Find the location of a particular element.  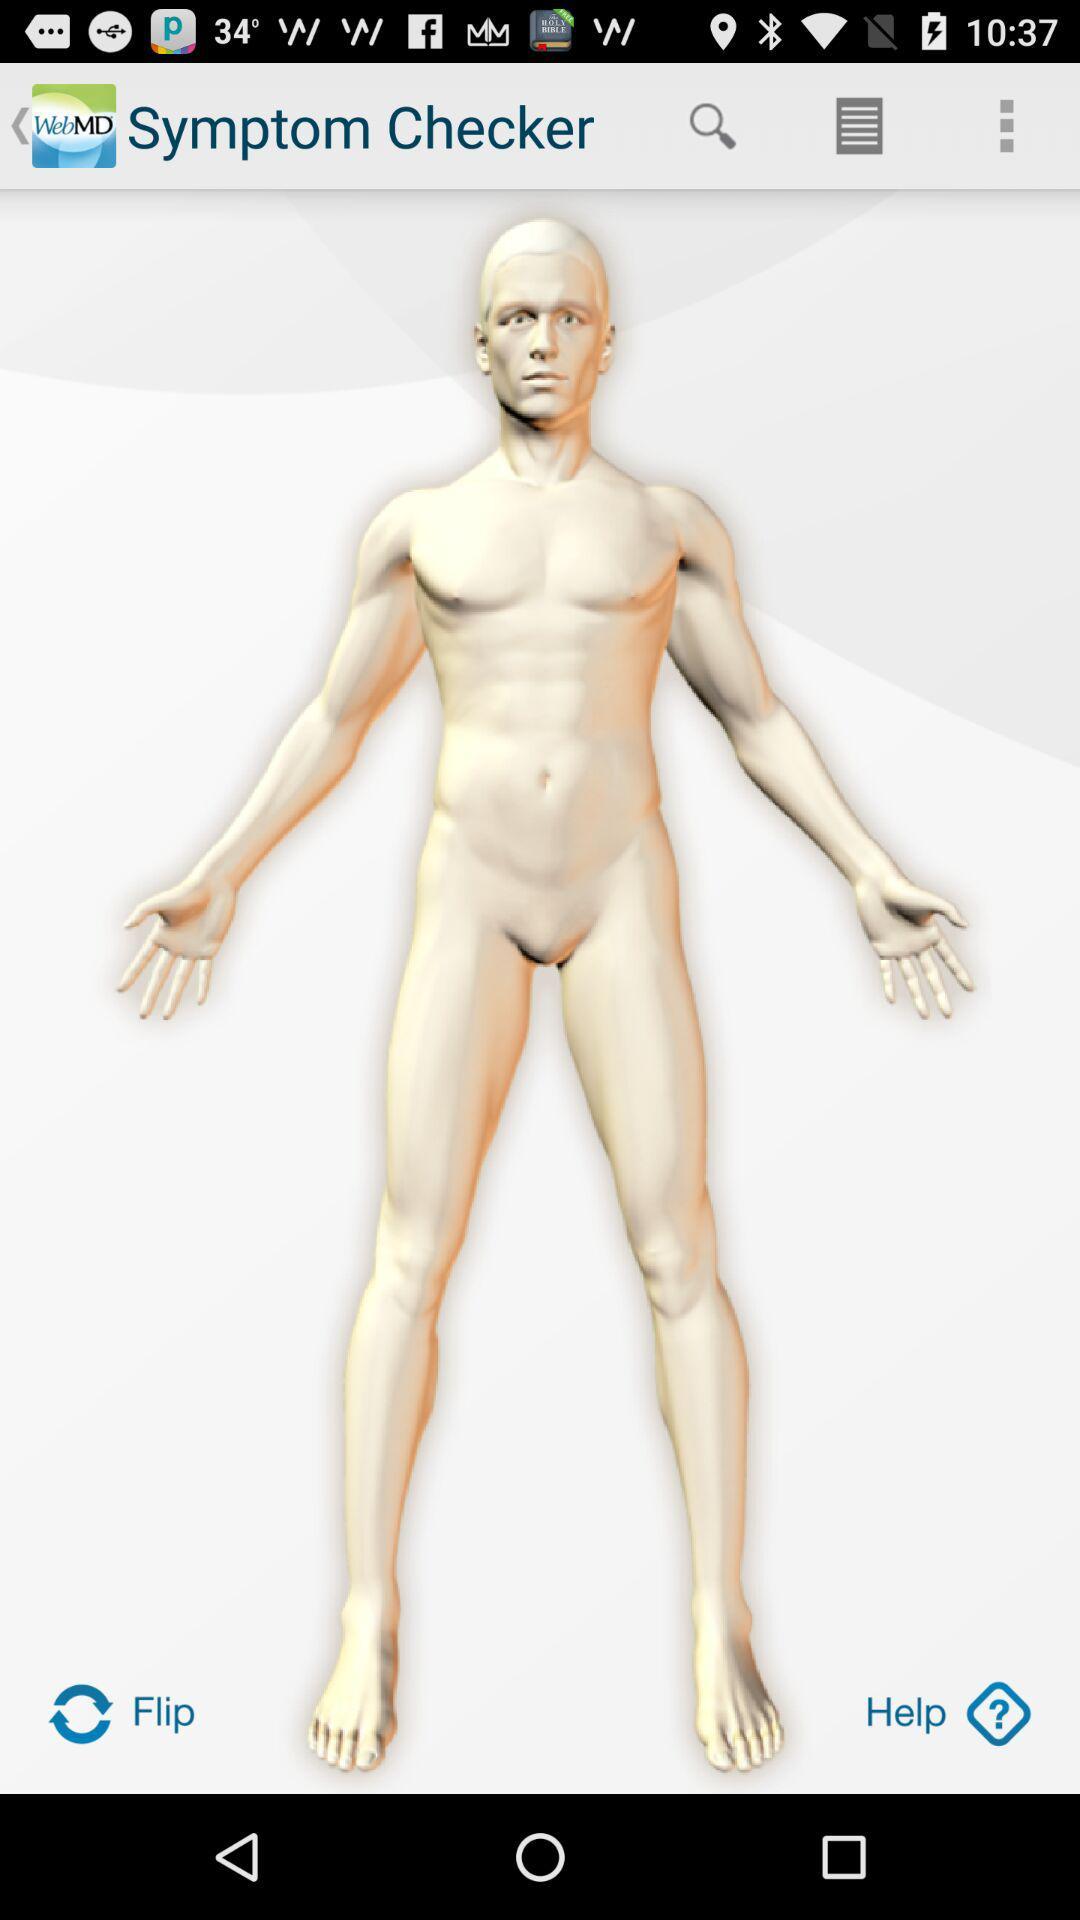

search help on the website is located at coordinates (947, 1712).